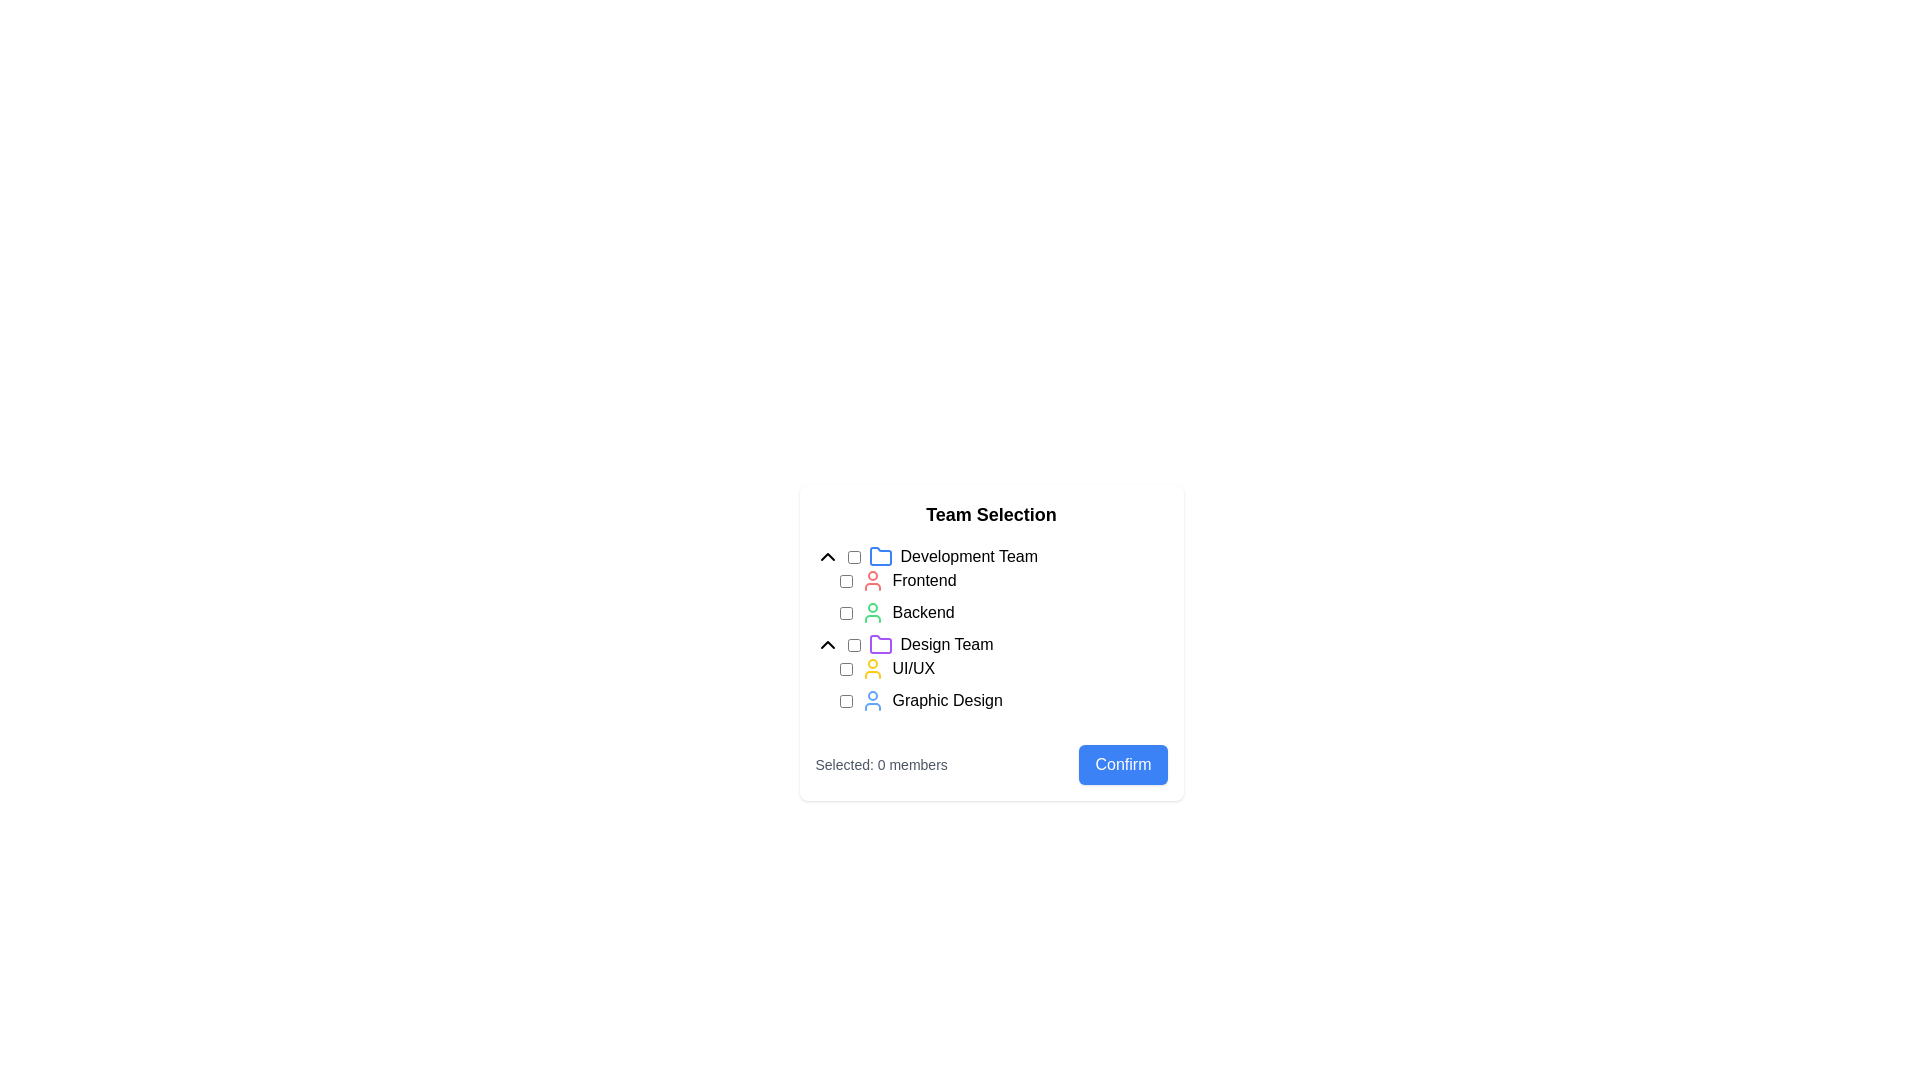 The width and height of the screenshot is (1920, 1080). Describe the element at coordinates (845, 668) in the screenshot. I see `the checkbox that allows users to select or deselect the 'UI/UX' option located in the 'Design Team' section` at that location.